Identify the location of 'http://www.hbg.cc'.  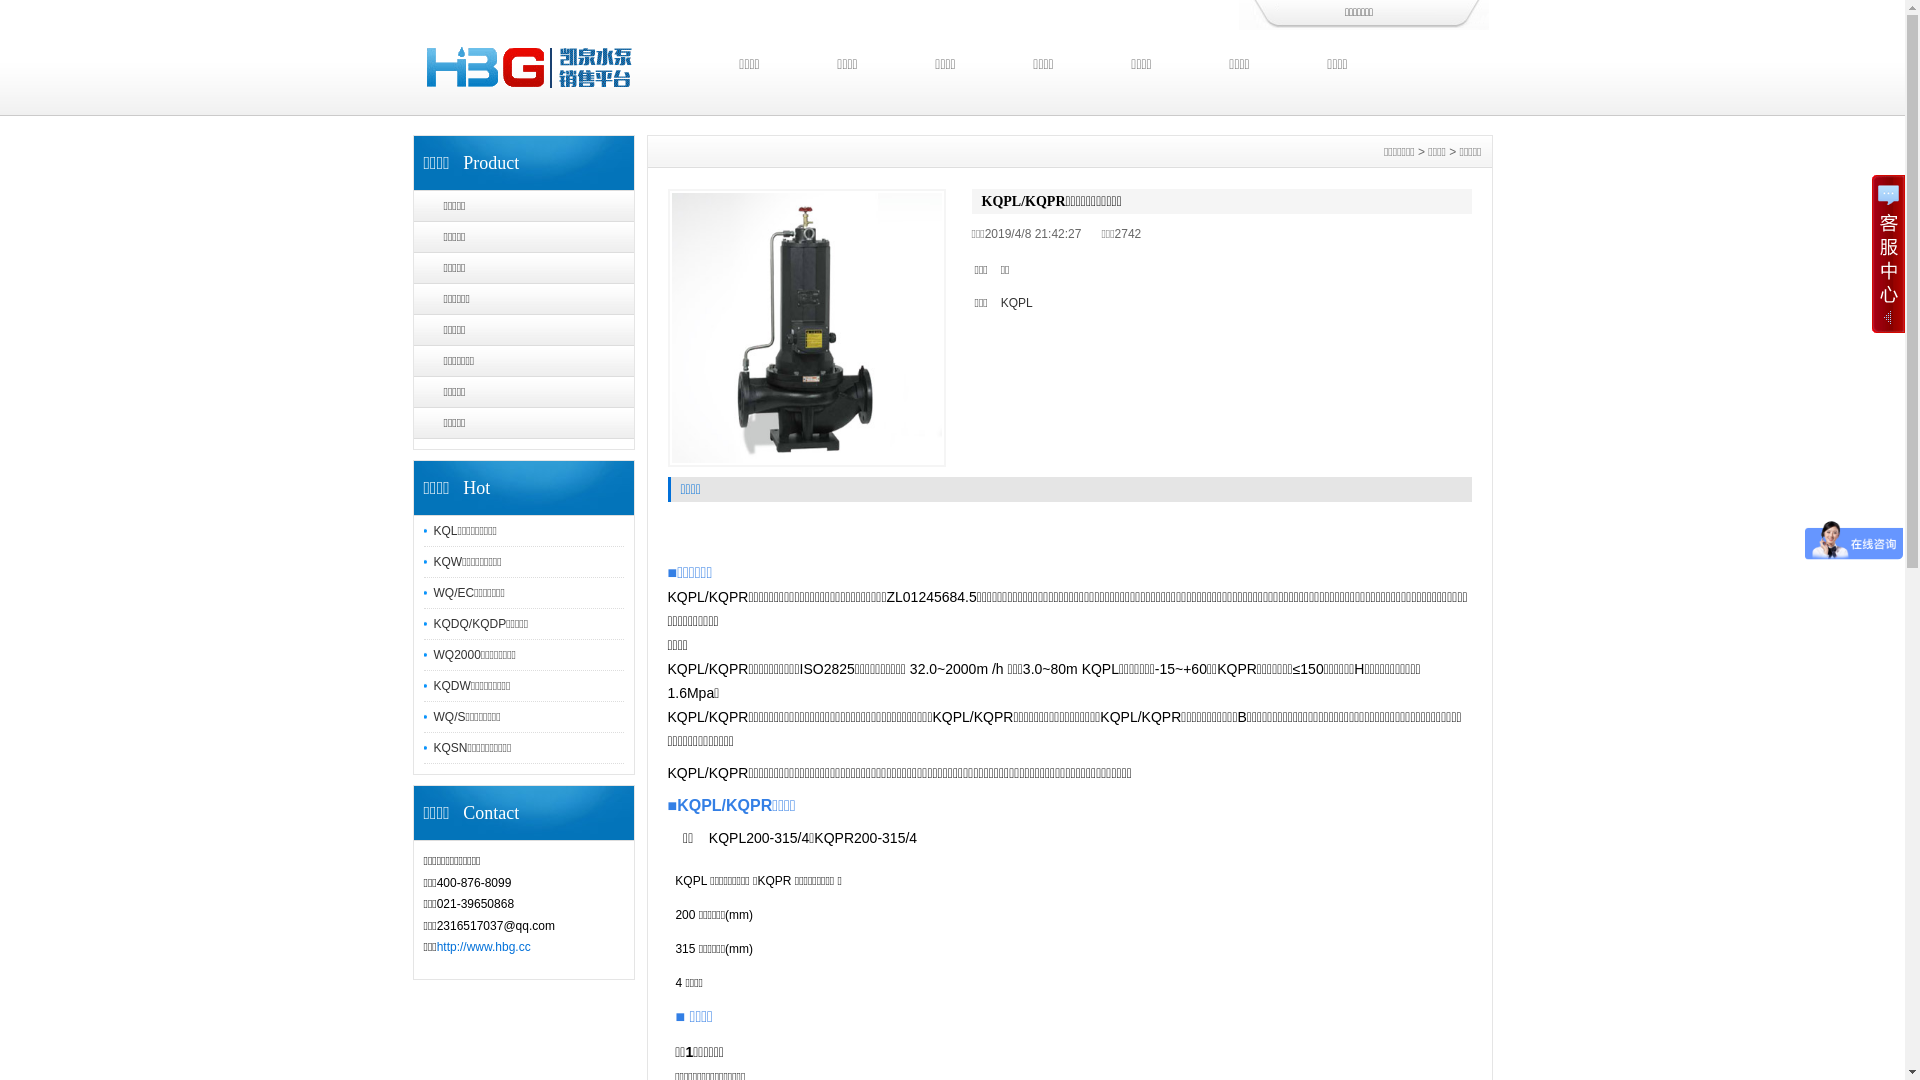
(484, 946).